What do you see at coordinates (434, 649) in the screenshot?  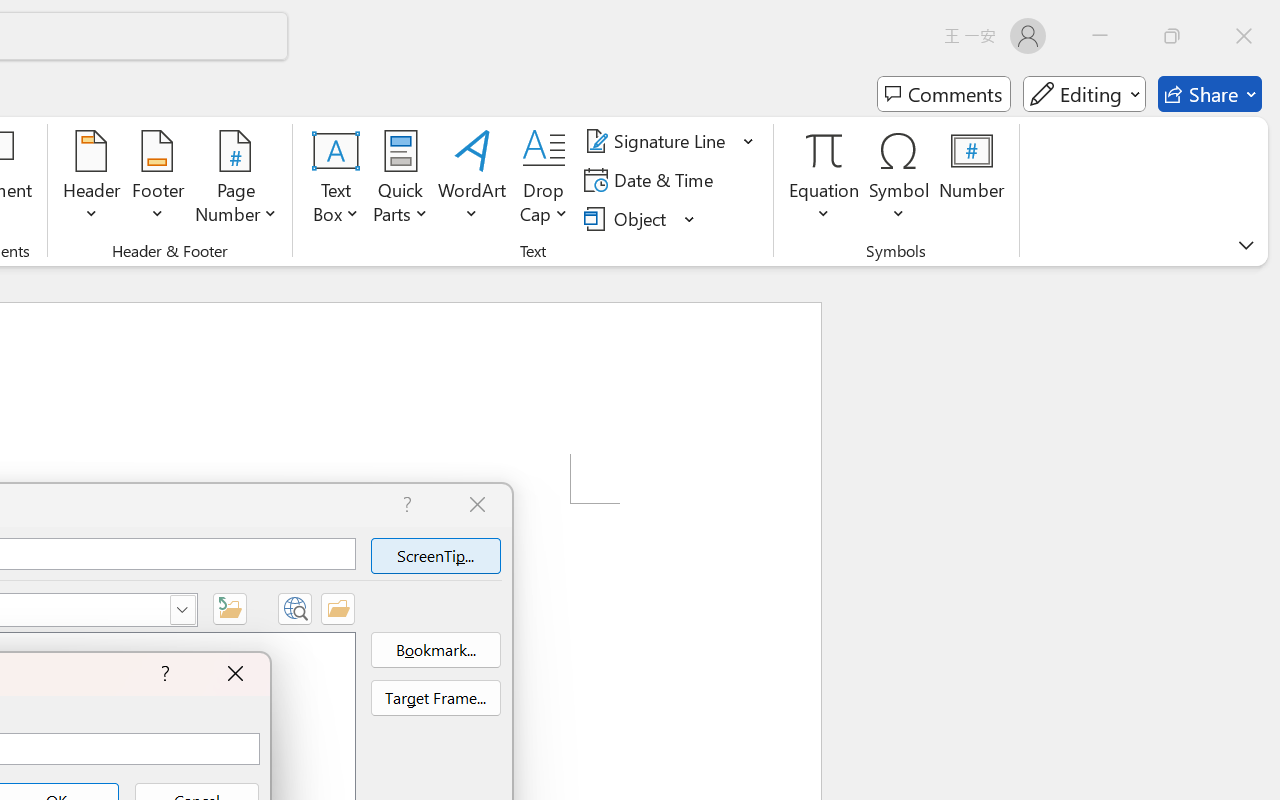 I see `'Bookmark...'` at bounding box center [434, 649].